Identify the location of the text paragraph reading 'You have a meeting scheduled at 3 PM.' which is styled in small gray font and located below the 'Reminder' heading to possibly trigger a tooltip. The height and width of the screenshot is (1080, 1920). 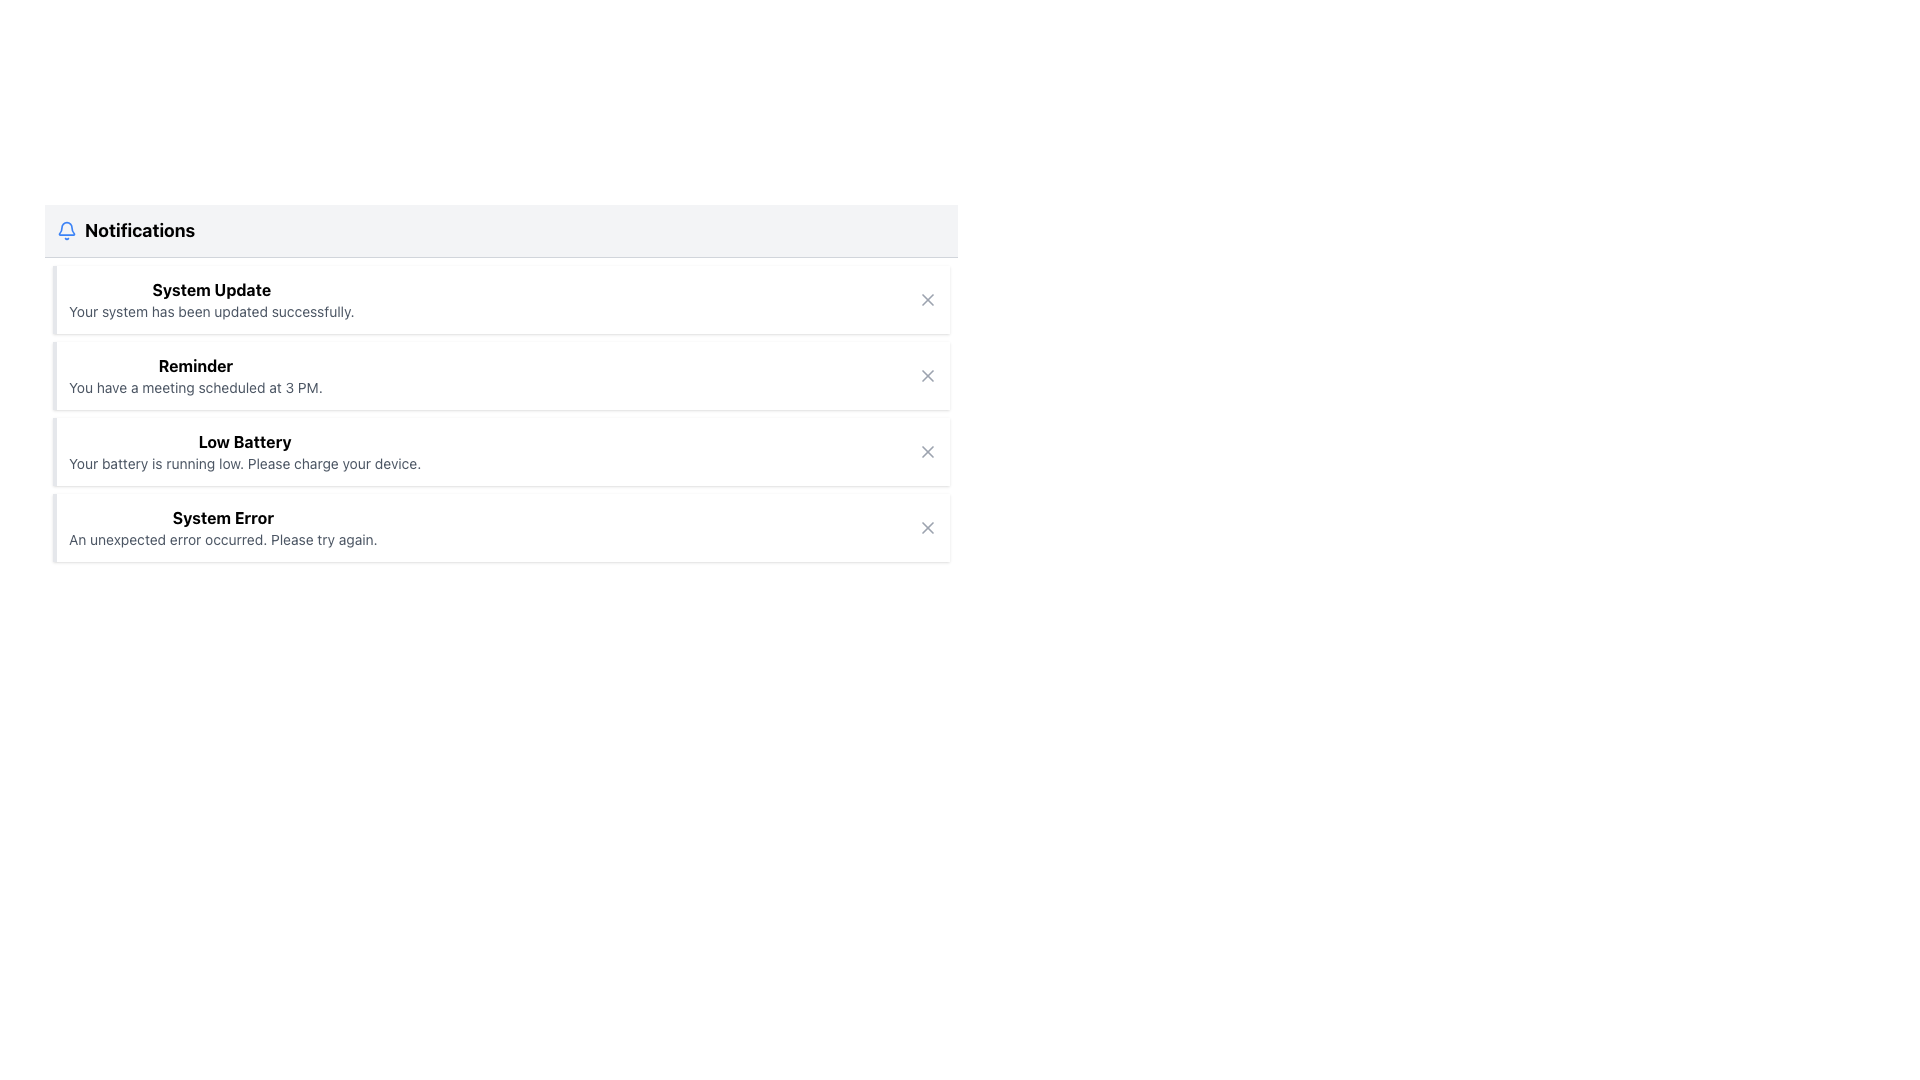
(195, 388).